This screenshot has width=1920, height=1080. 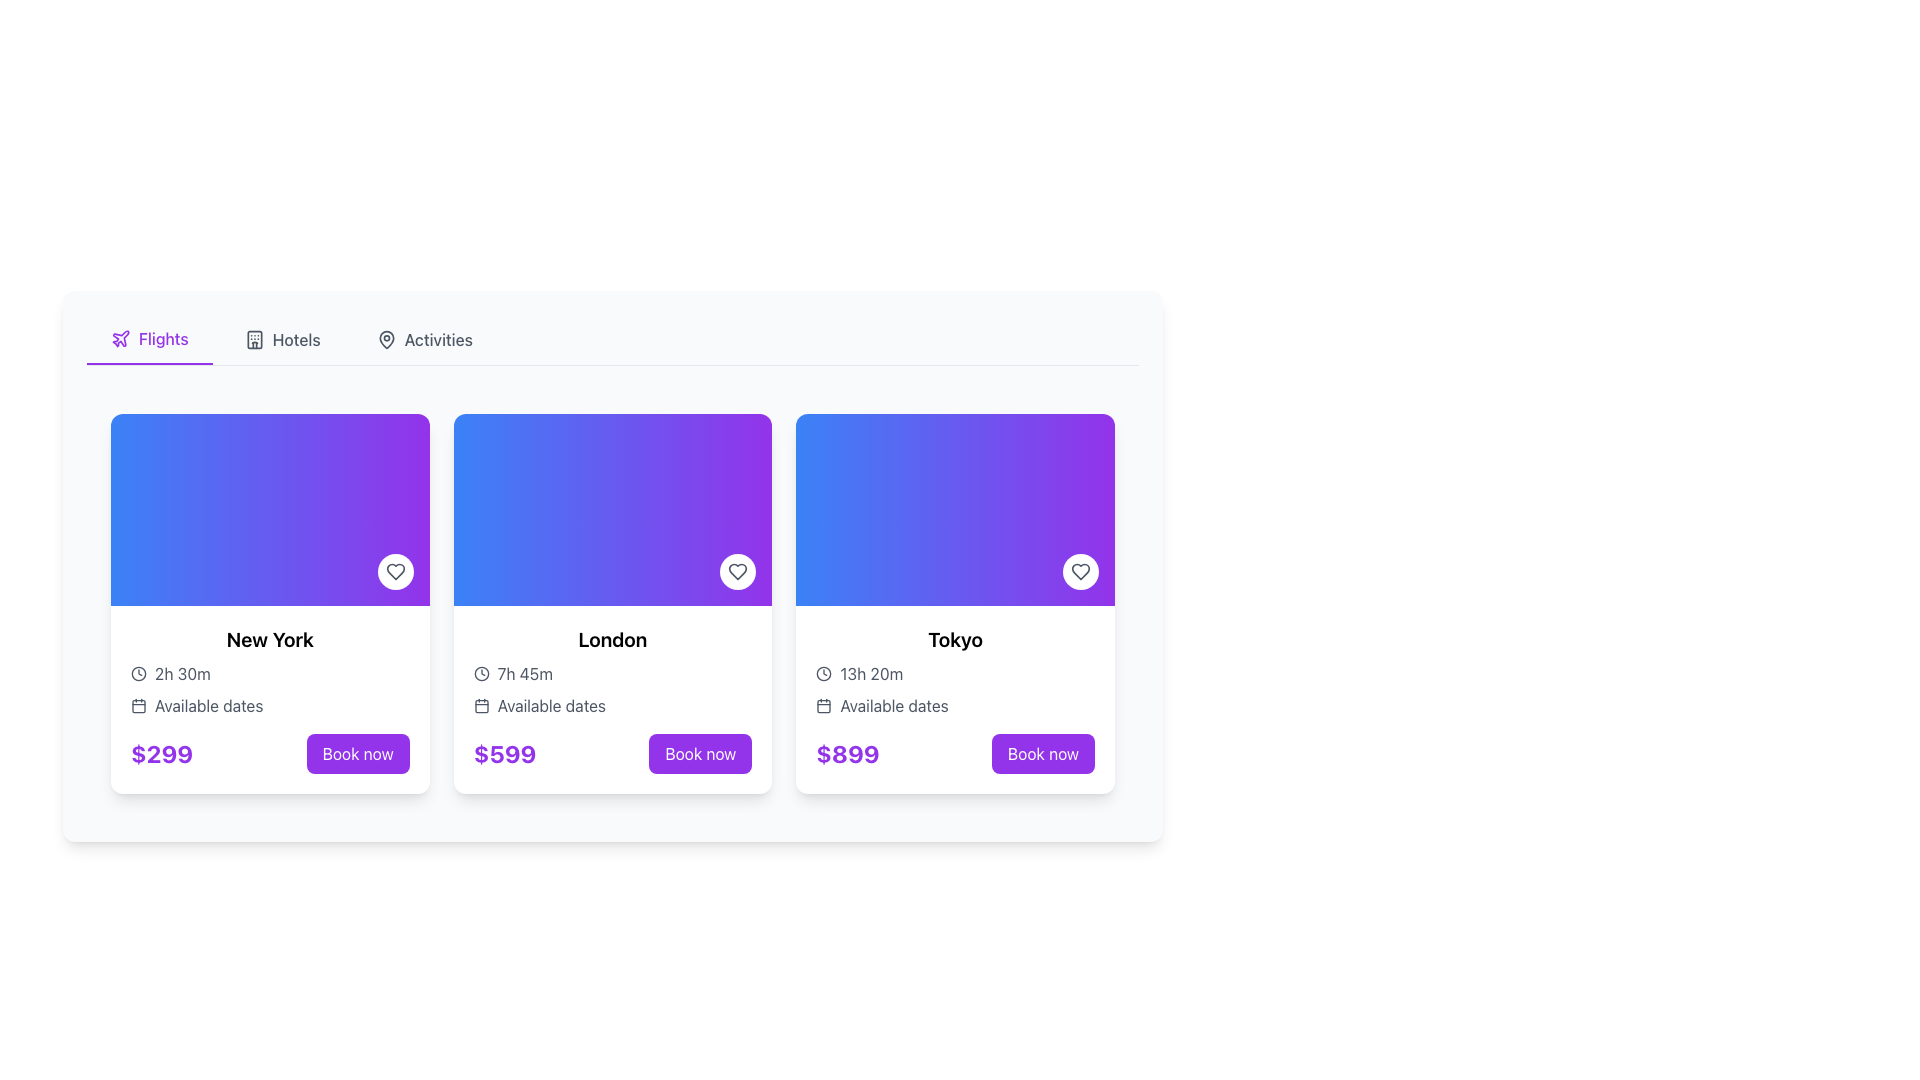 I want to click on the 'Available dates' text label, which is styled in gray and positioned below the travel duration indicator in the Tokyo travel information card, so click(x=954, y=704).